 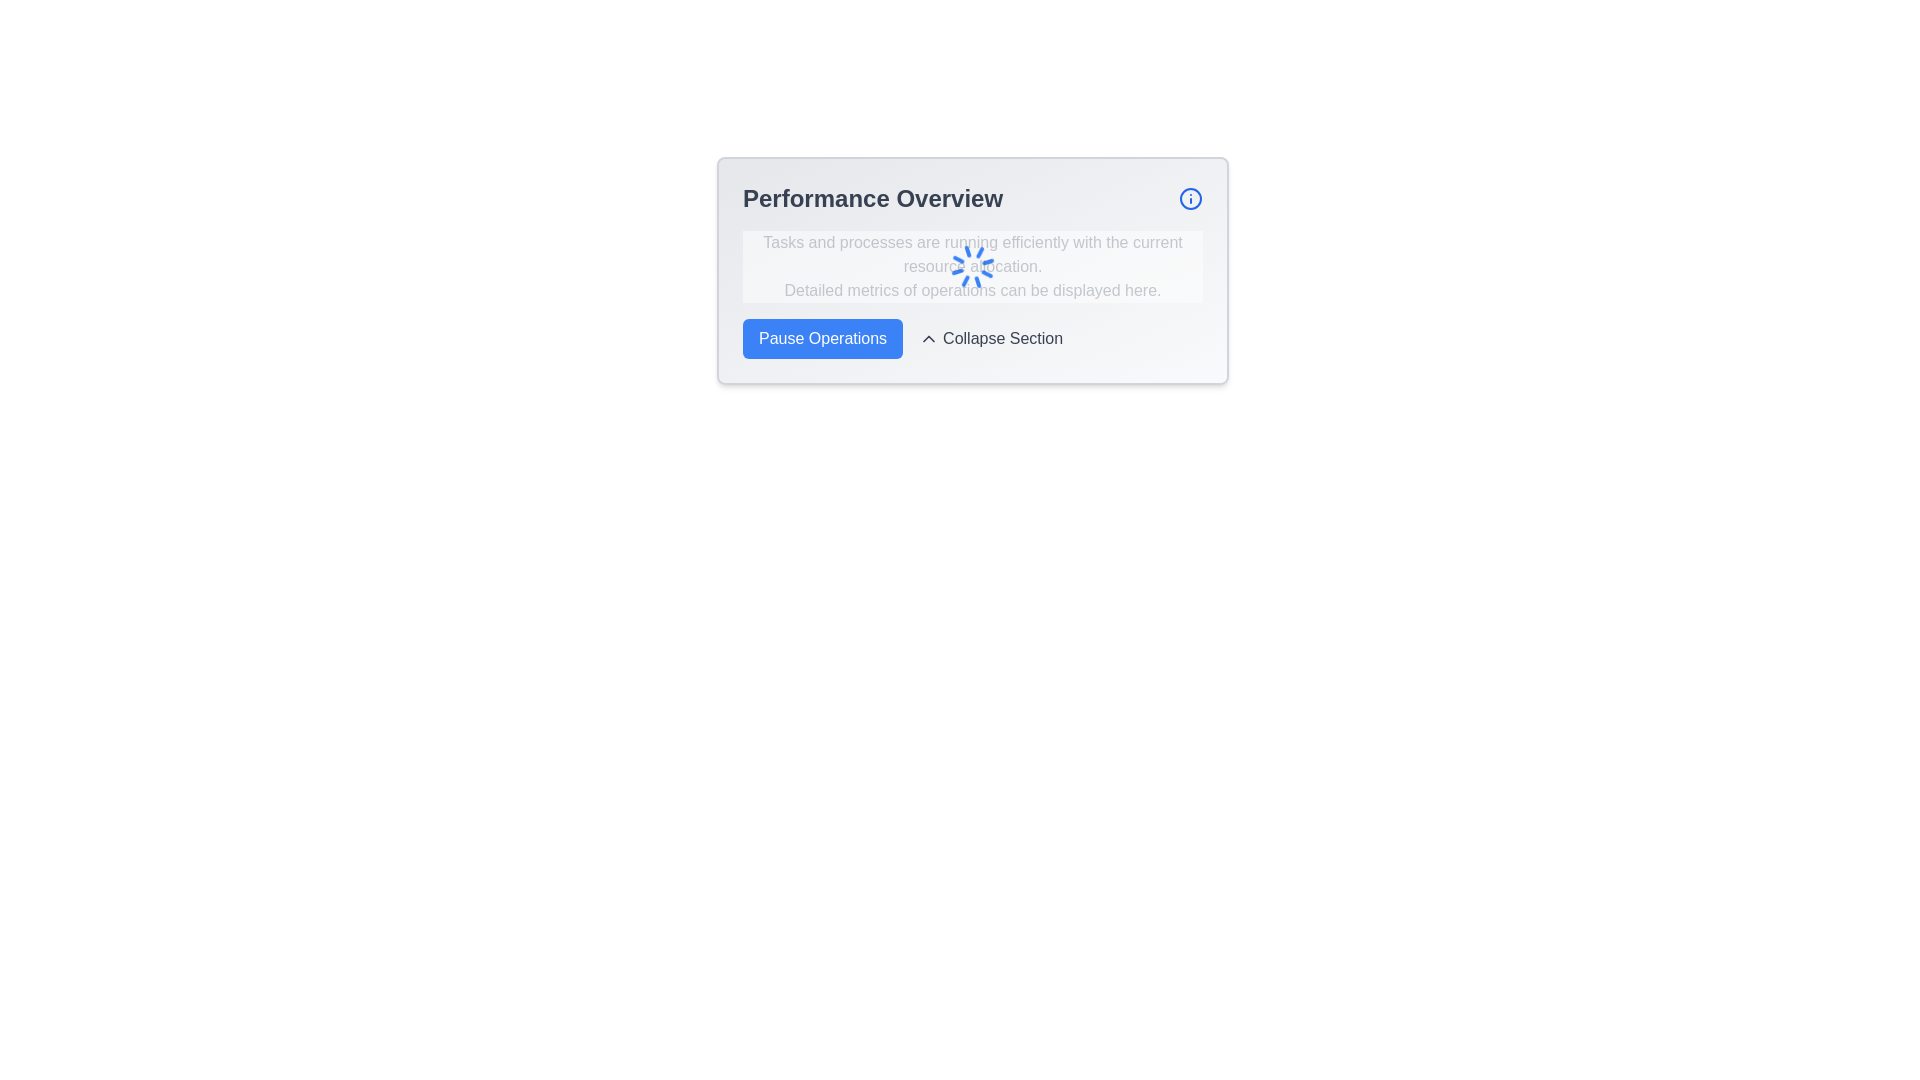 What do you see at coordinates (991, 338) in the screenshot?
I see `the 'Collapse Section' button using keyboard navigation` at bounding box center [991, 338].